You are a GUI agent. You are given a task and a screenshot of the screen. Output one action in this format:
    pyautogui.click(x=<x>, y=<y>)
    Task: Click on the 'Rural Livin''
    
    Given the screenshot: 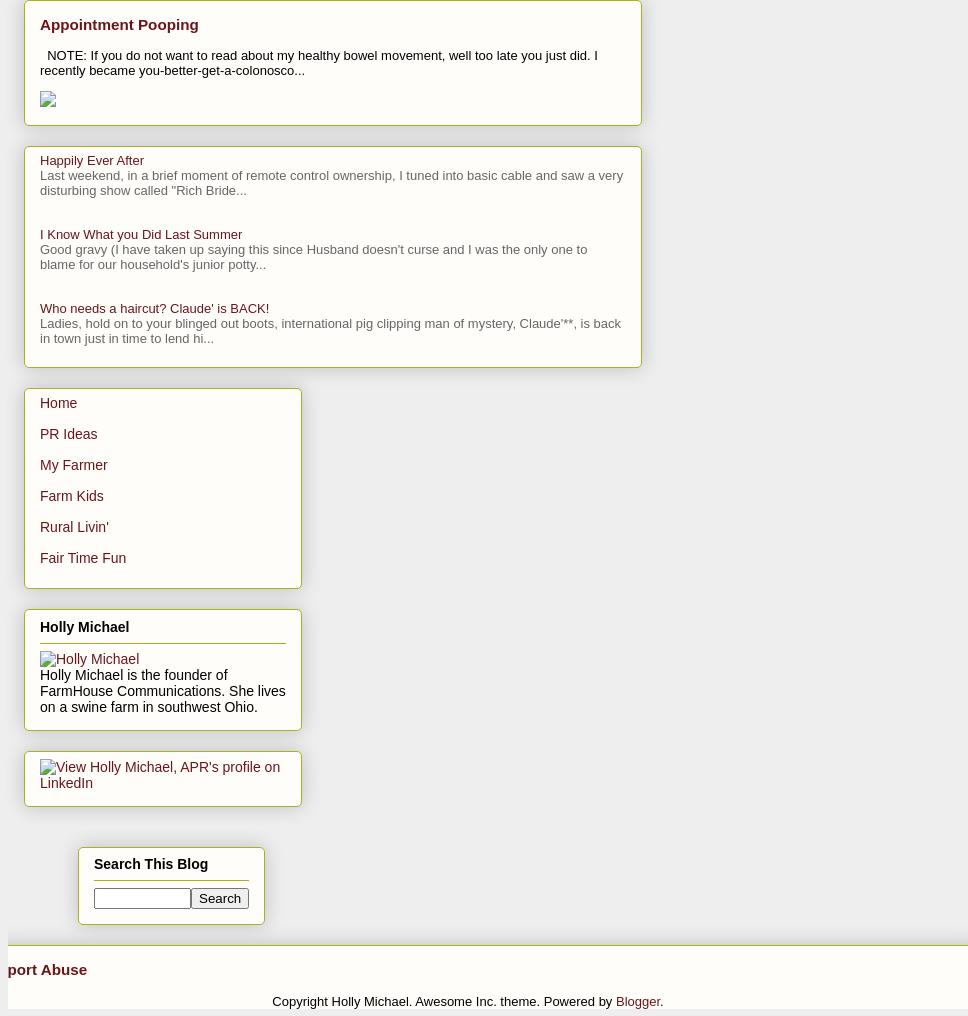 What is the action you would take?
    pyautogui.click(x=39, y=525)
    